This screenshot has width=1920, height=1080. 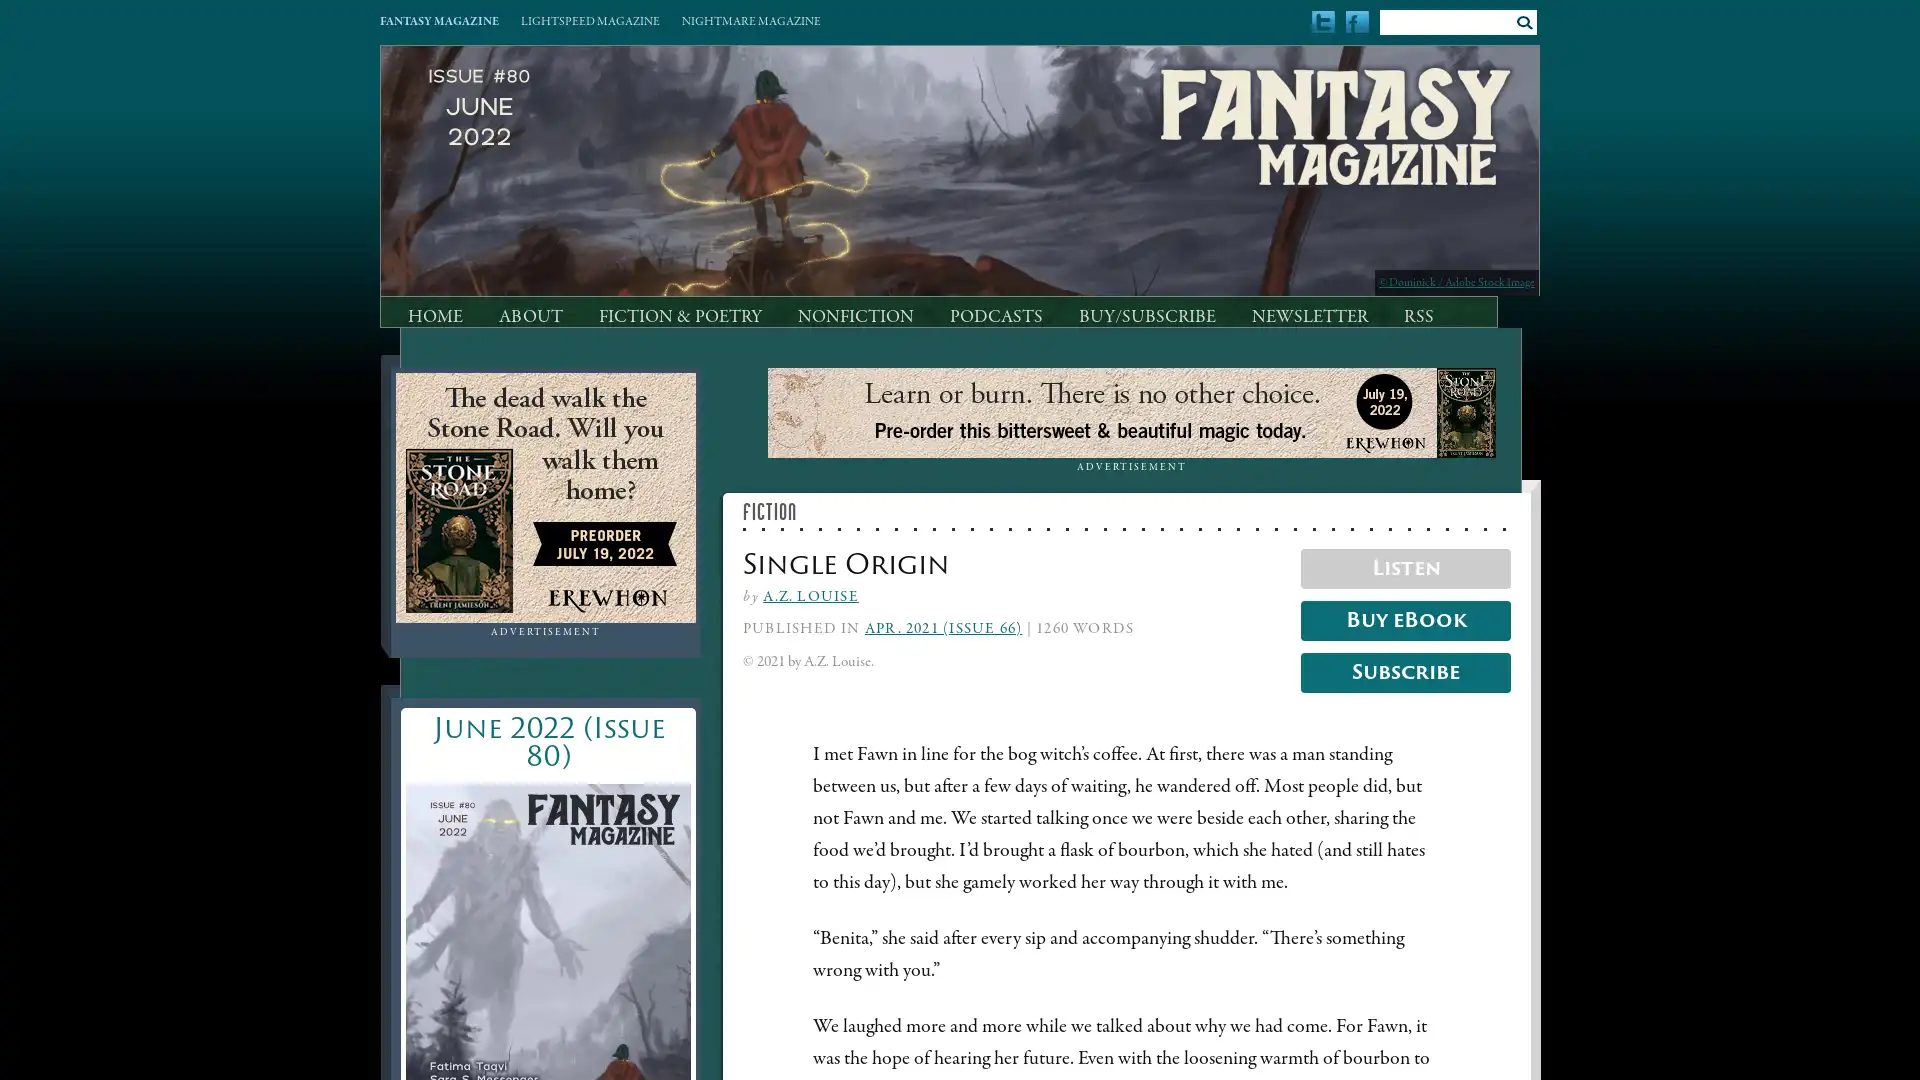 I want to click on Submit, so click(x=1550, y=21).